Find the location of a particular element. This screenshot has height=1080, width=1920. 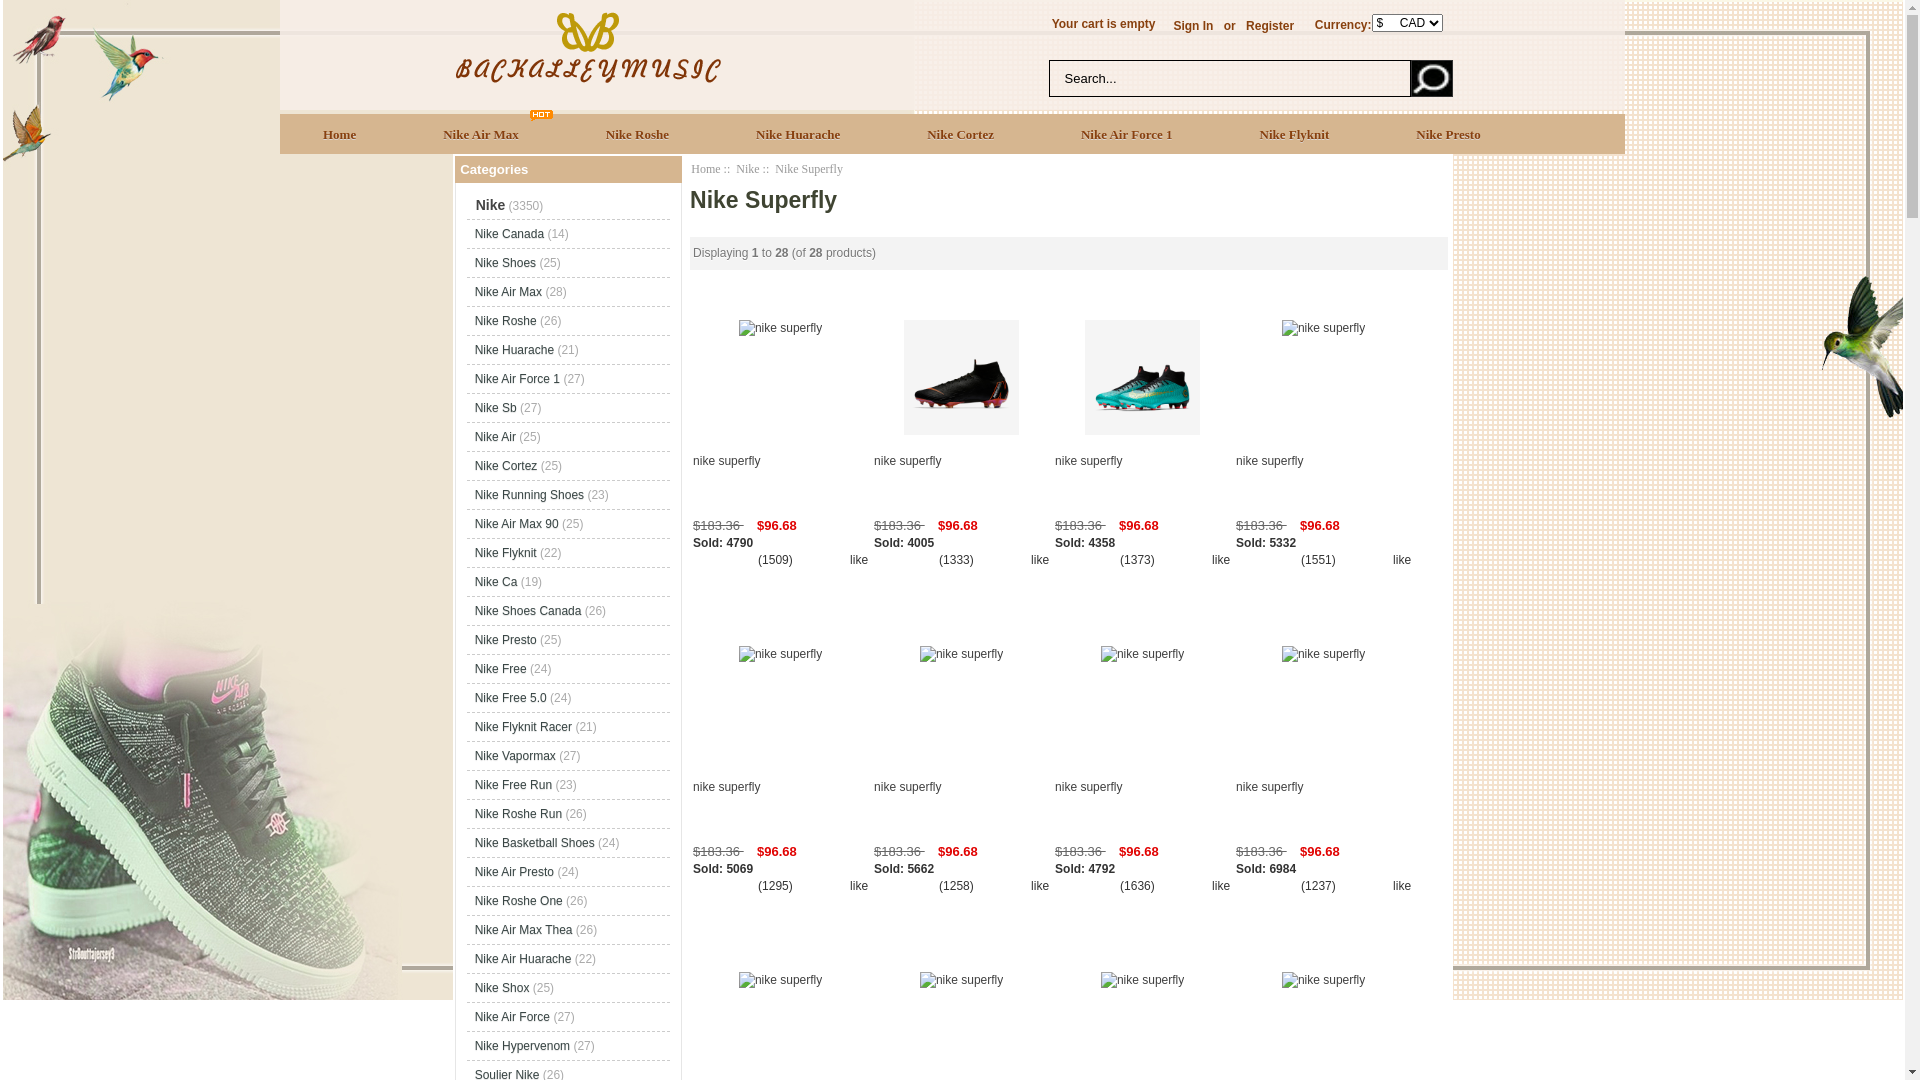

'Nike Shoes' is located at coordinates (505, 261).